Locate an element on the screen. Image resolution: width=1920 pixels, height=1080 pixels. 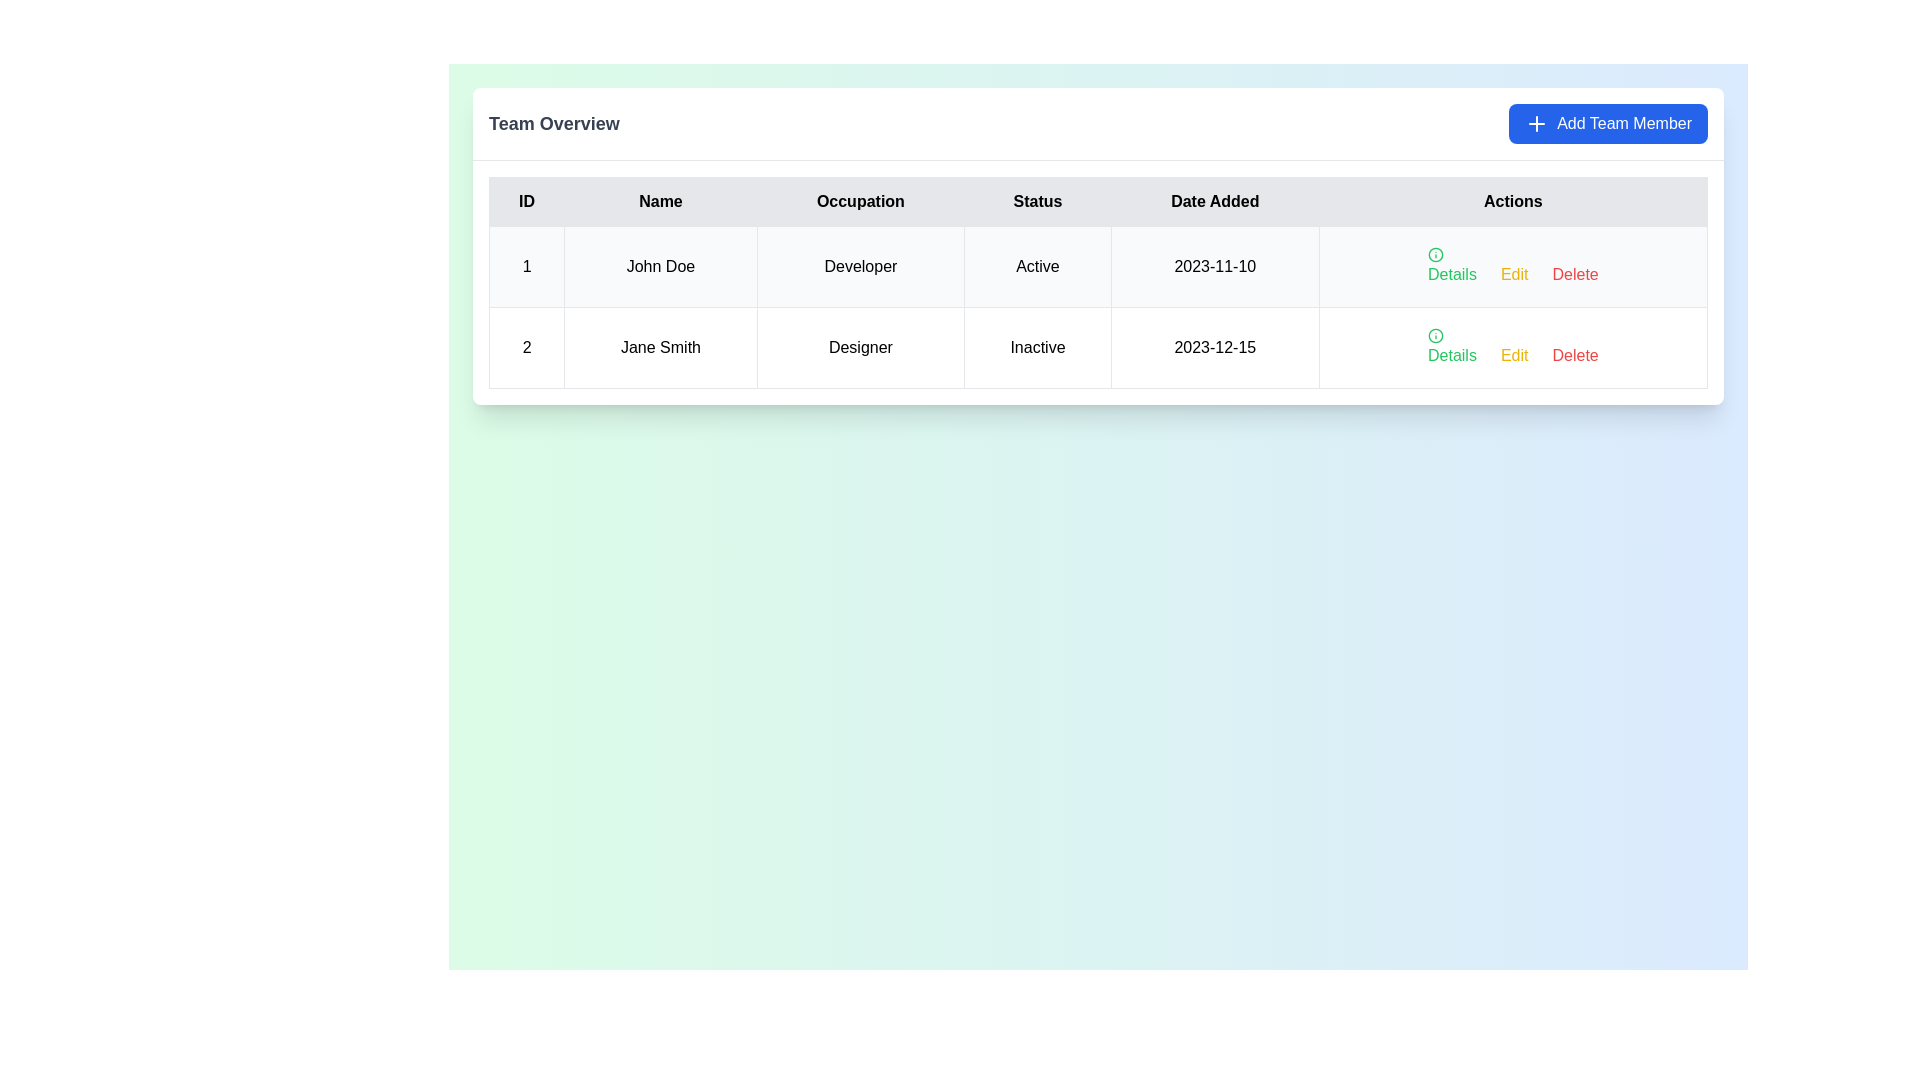
the circular decoration or icon component in the 'Actions' column of the second row in the user management table is located at coordinates (1434, 334).